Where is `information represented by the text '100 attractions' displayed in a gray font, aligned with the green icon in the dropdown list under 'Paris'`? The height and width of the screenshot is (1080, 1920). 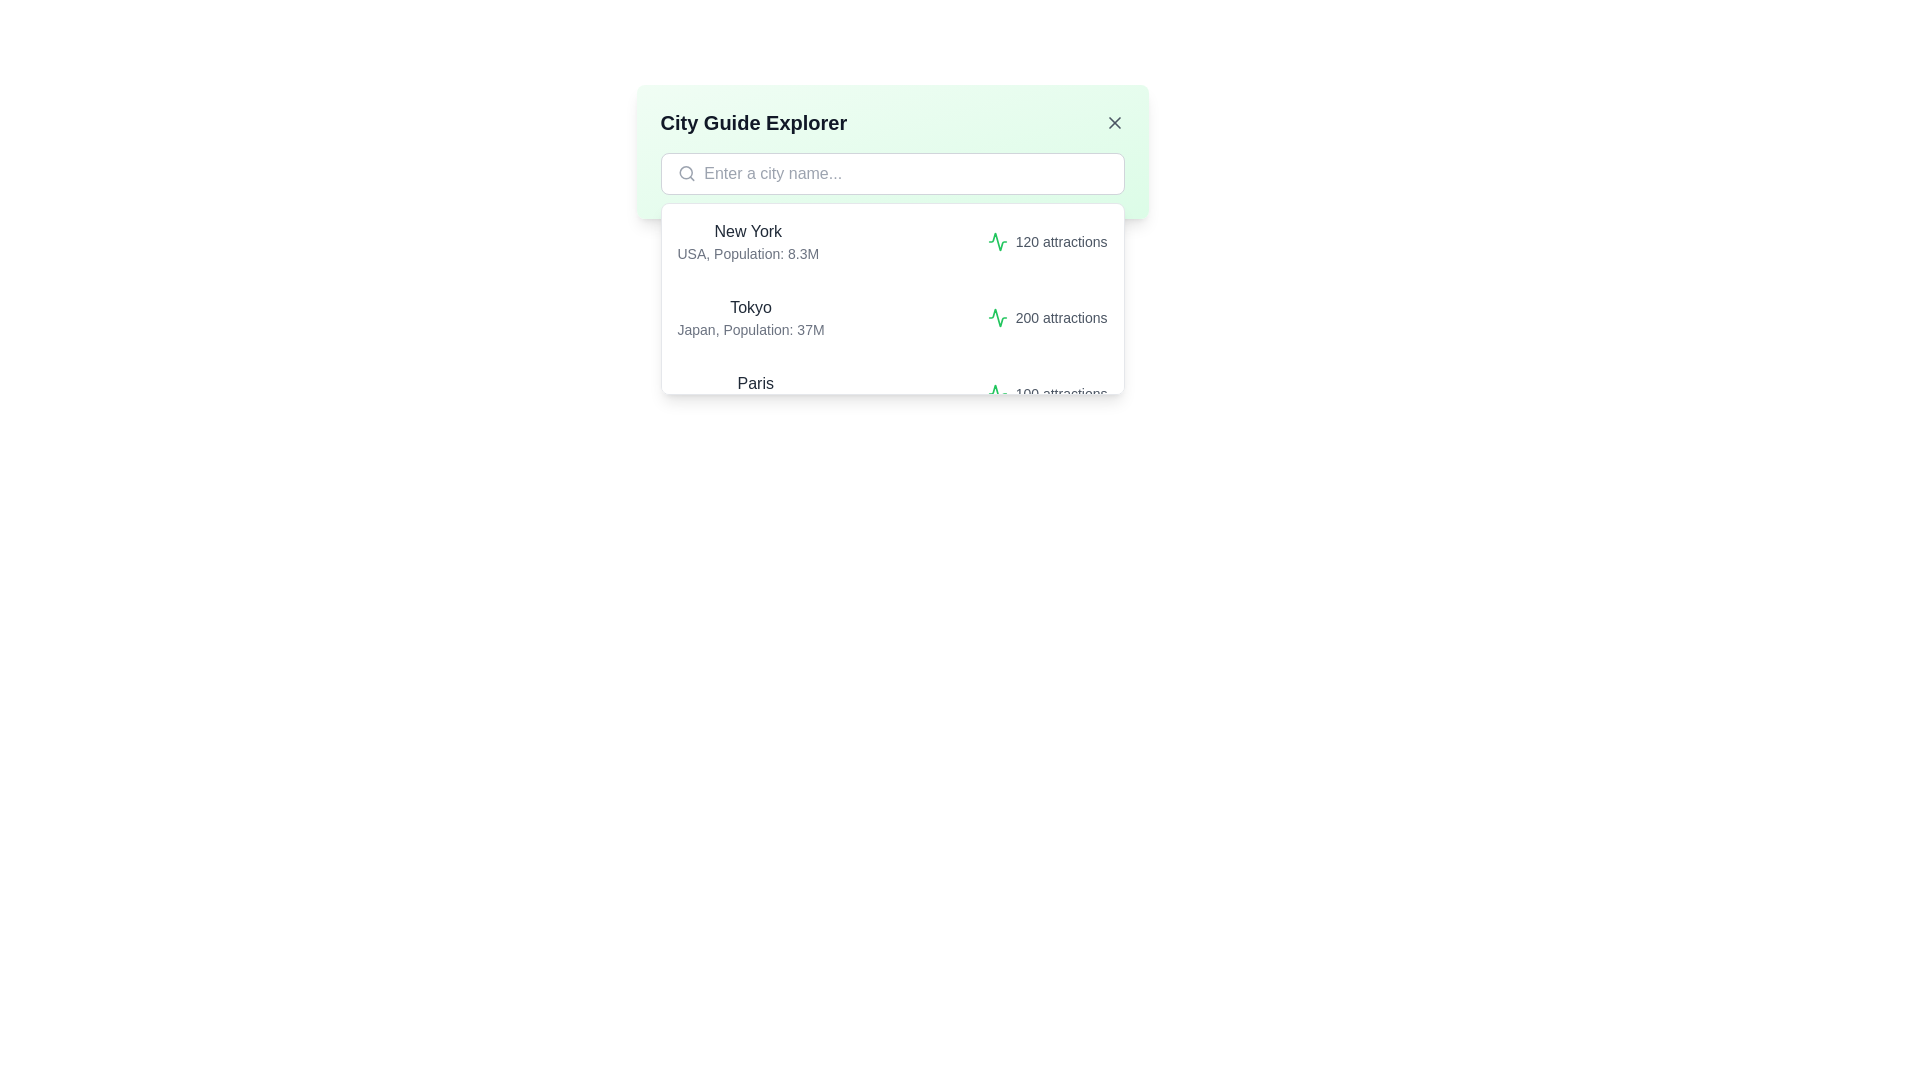
information represented by the text '100 attractions' displayed in a gray font, aligned with the green icon in the dropdown list under 'Paris' is located at coordinates (1060, 393).